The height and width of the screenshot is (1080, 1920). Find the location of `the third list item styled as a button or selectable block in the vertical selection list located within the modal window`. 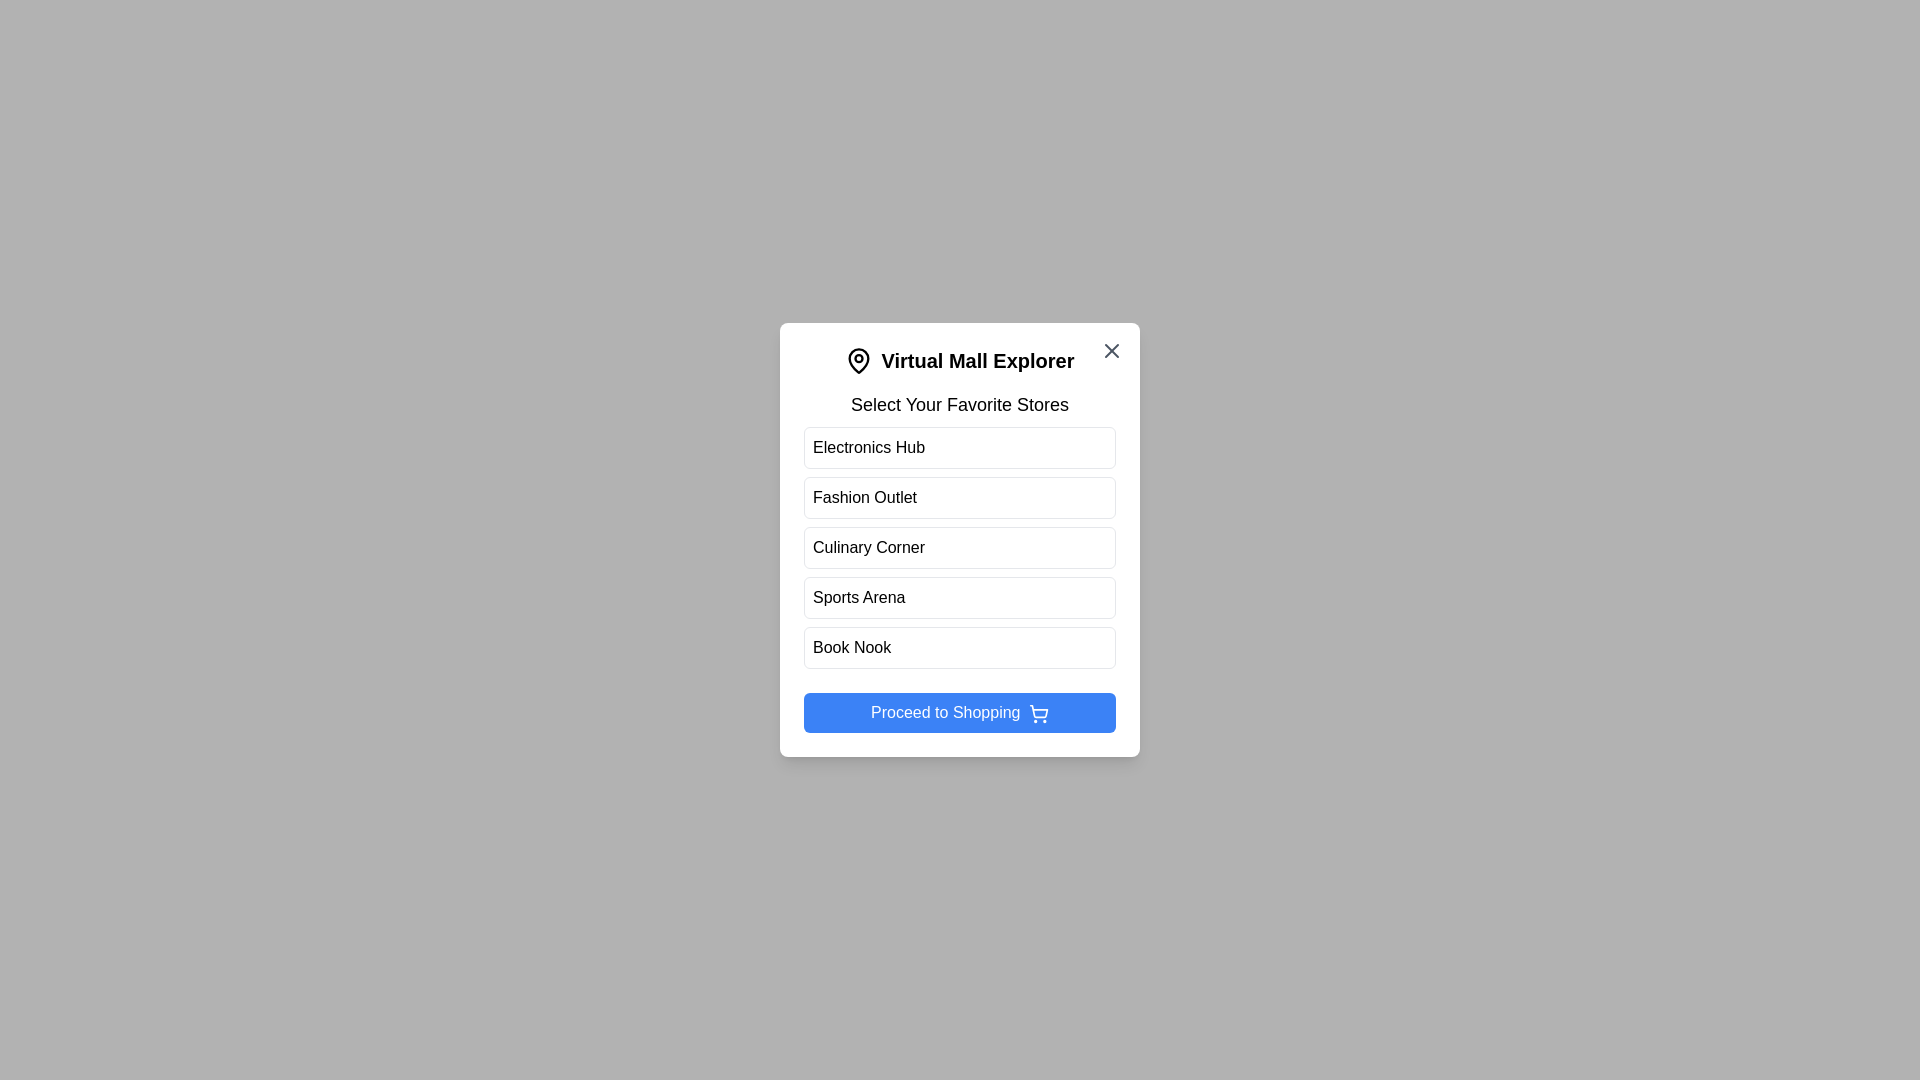

the third list item styled as a button or selectable block in the vertical selection list located within the modal window is located at coordinates (960, 547).